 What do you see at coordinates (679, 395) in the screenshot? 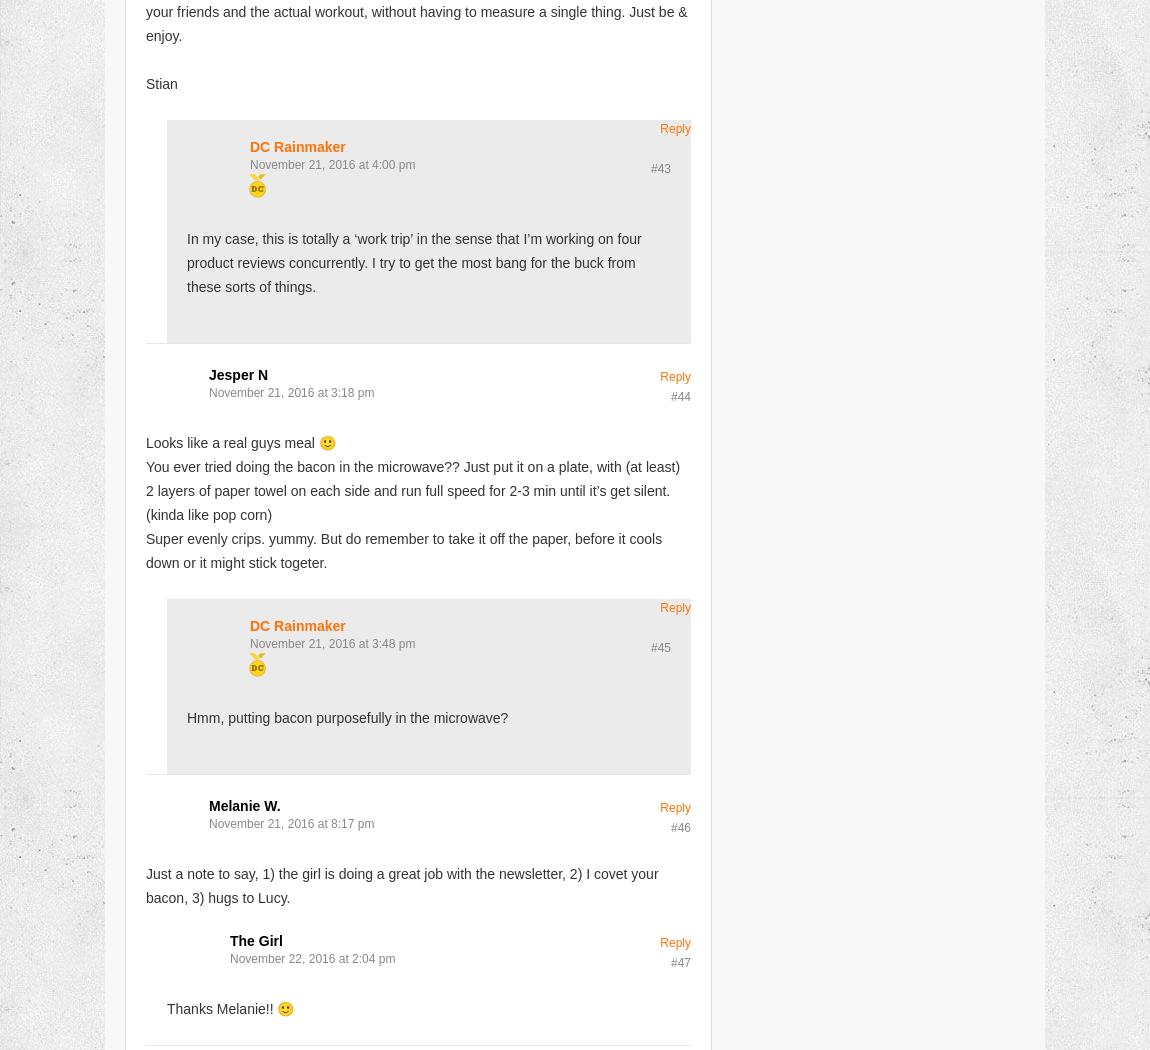
I see `'#44'` at bounding box center [679, 395].